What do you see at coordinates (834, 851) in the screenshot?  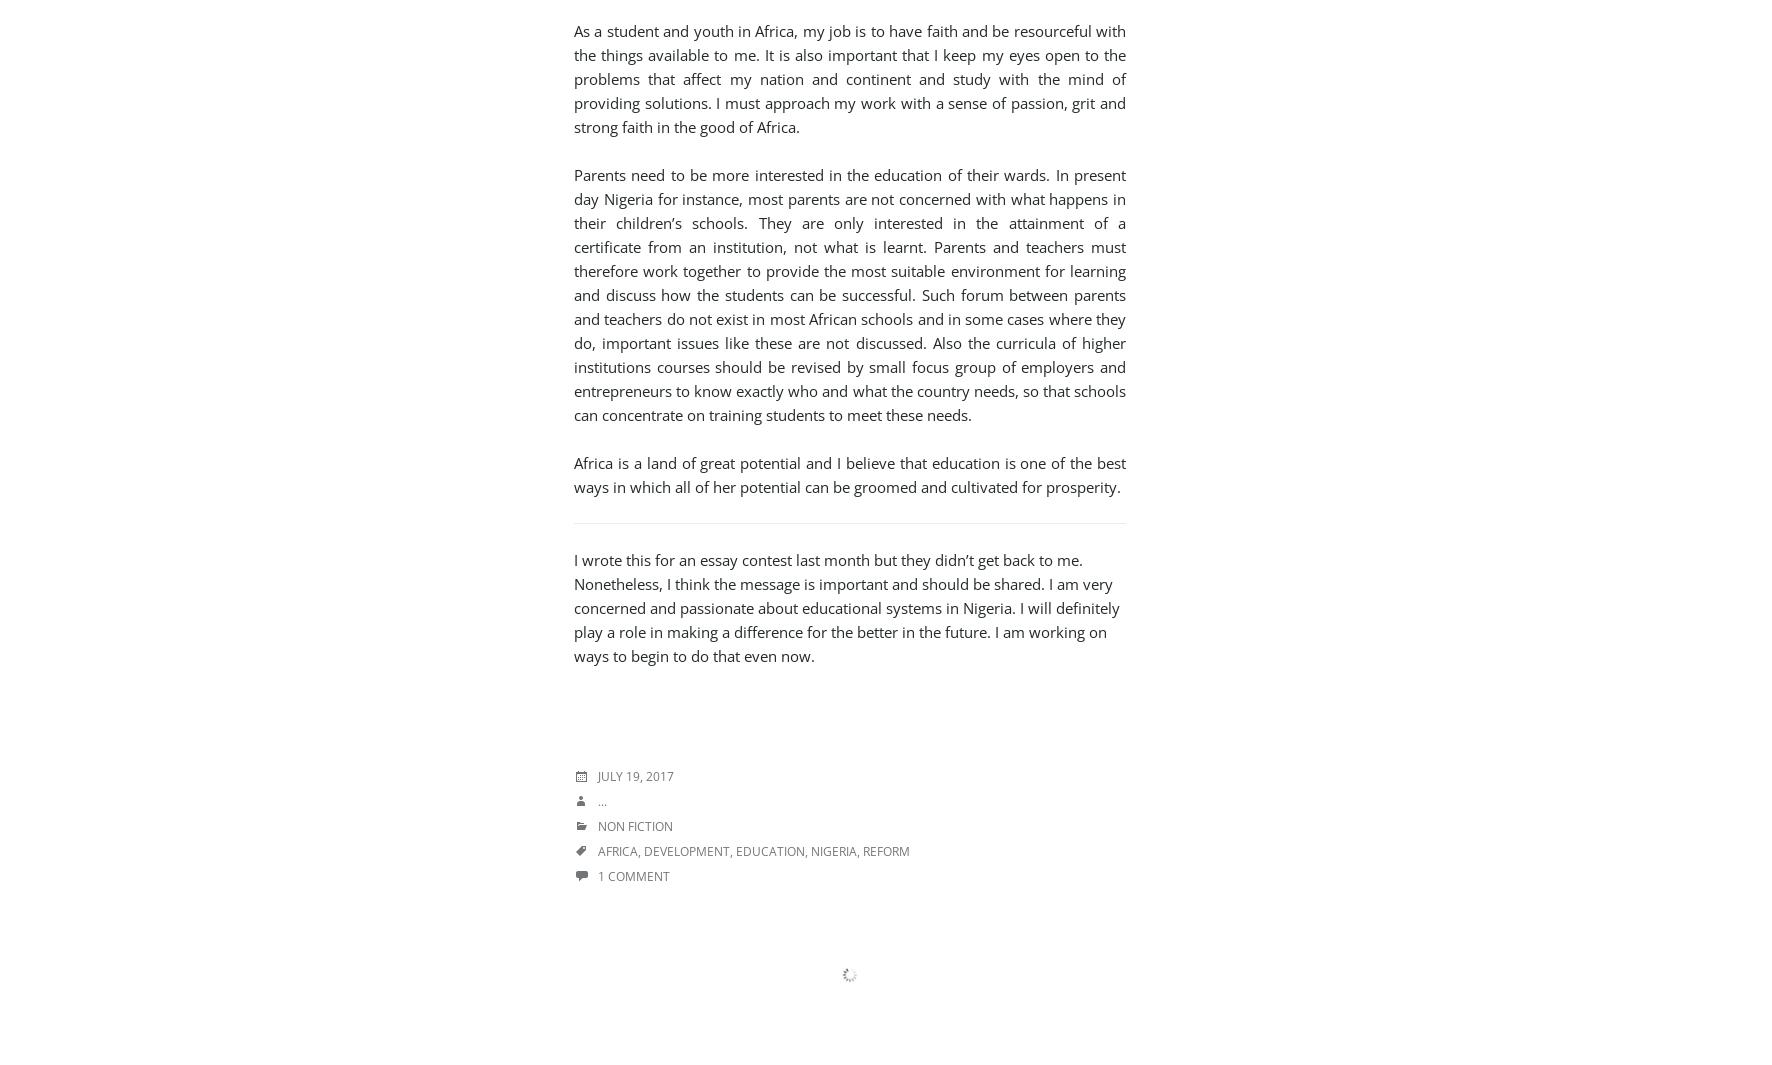 I see `'Nigeria'` at bounding box center [834, 851].